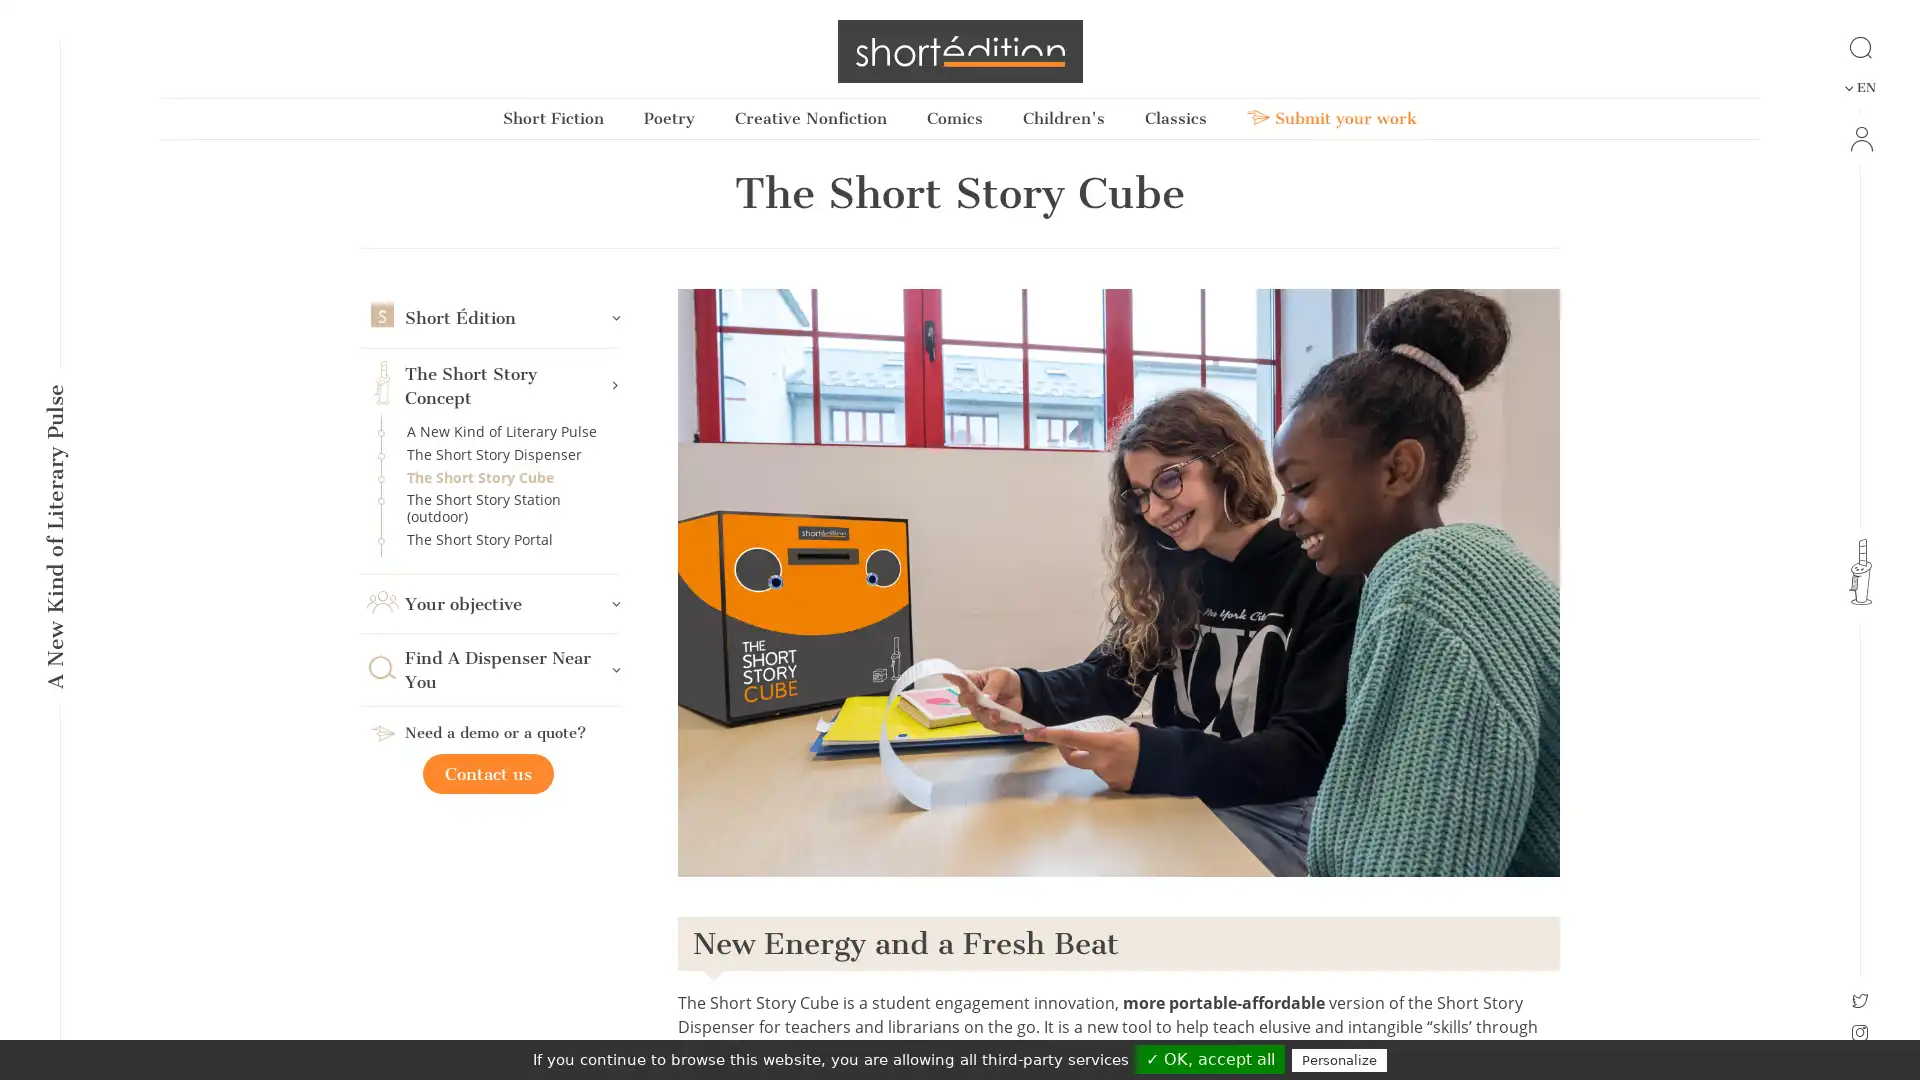  Describe the element at coordinates (1858, 87) in the screenshot. I see `EN` at that location.